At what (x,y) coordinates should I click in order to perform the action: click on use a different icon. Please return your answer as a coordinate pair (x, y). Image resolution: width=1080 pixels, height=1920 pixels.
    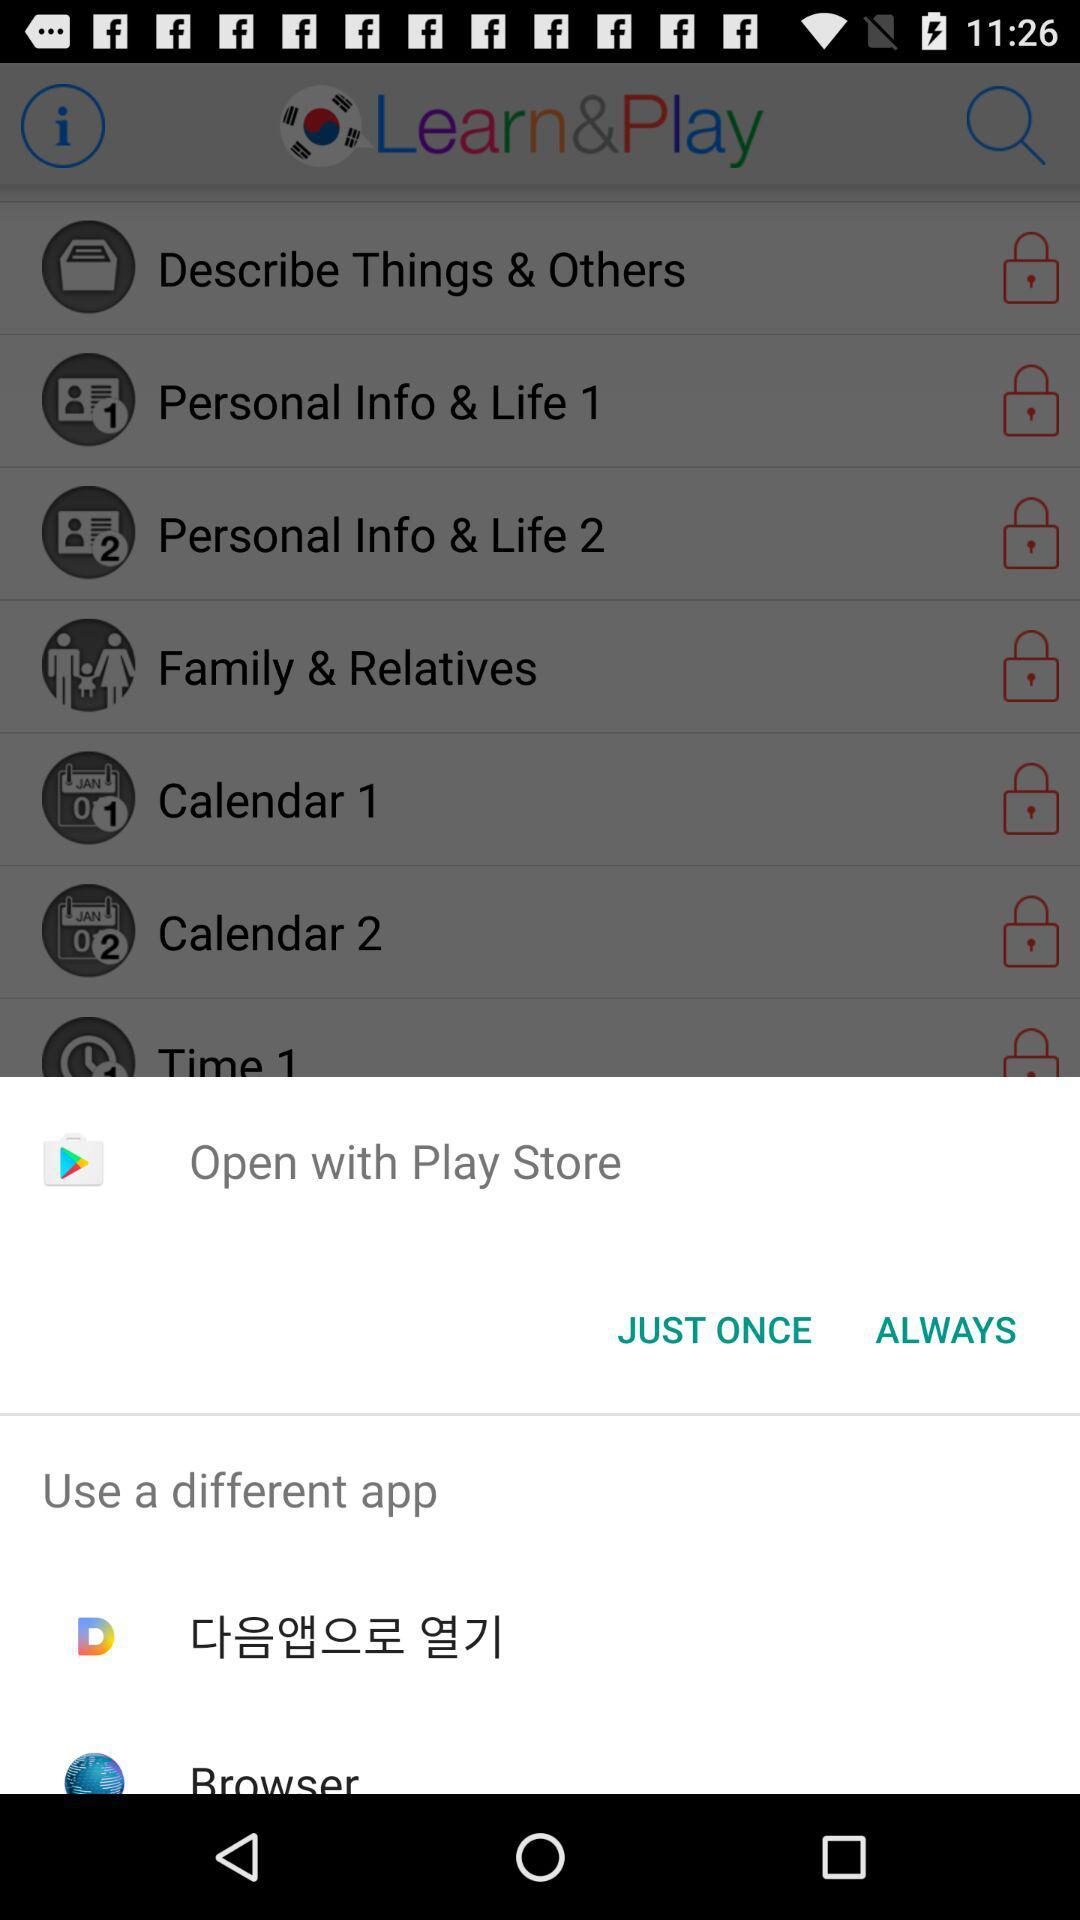
    Looking at the image, I should click on (540, 1489).